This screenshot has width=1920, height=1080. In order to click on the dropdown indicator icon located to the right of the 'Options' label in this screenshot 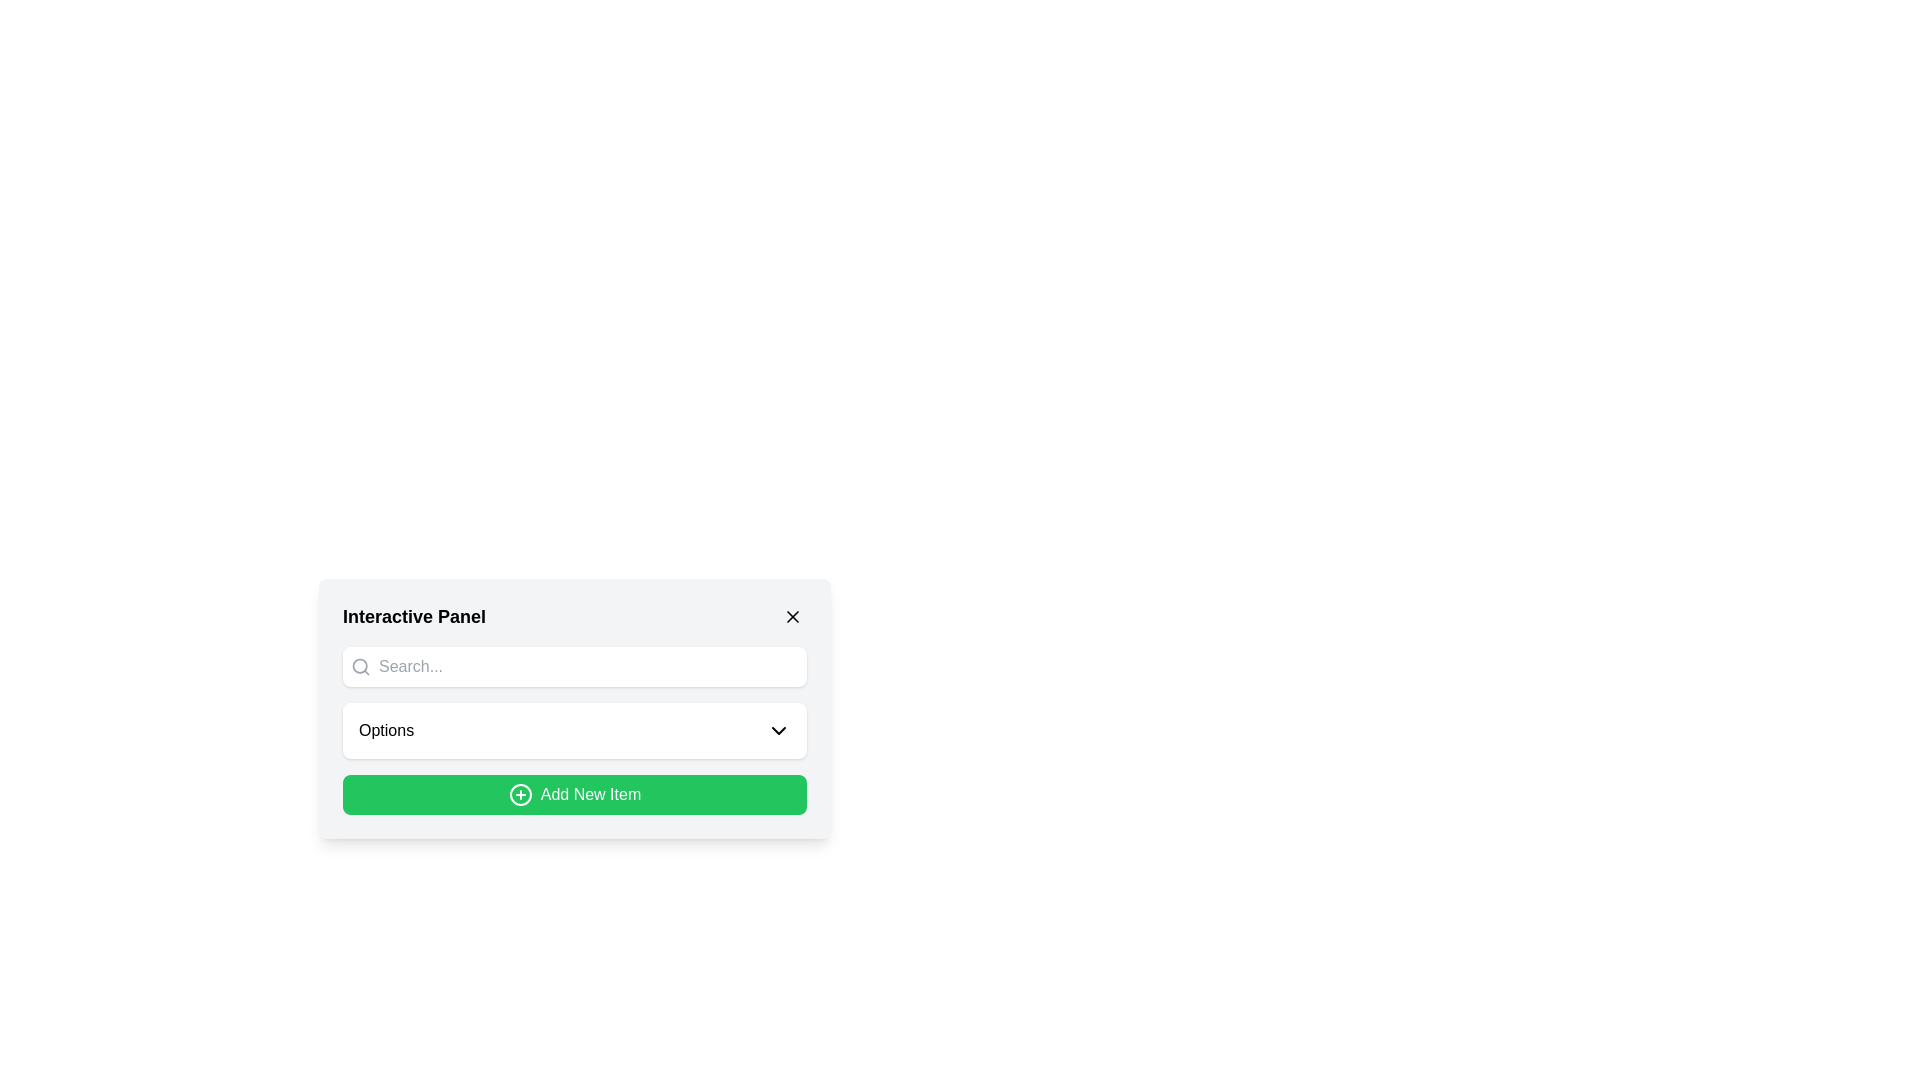, I will do `click(777, 731)`.